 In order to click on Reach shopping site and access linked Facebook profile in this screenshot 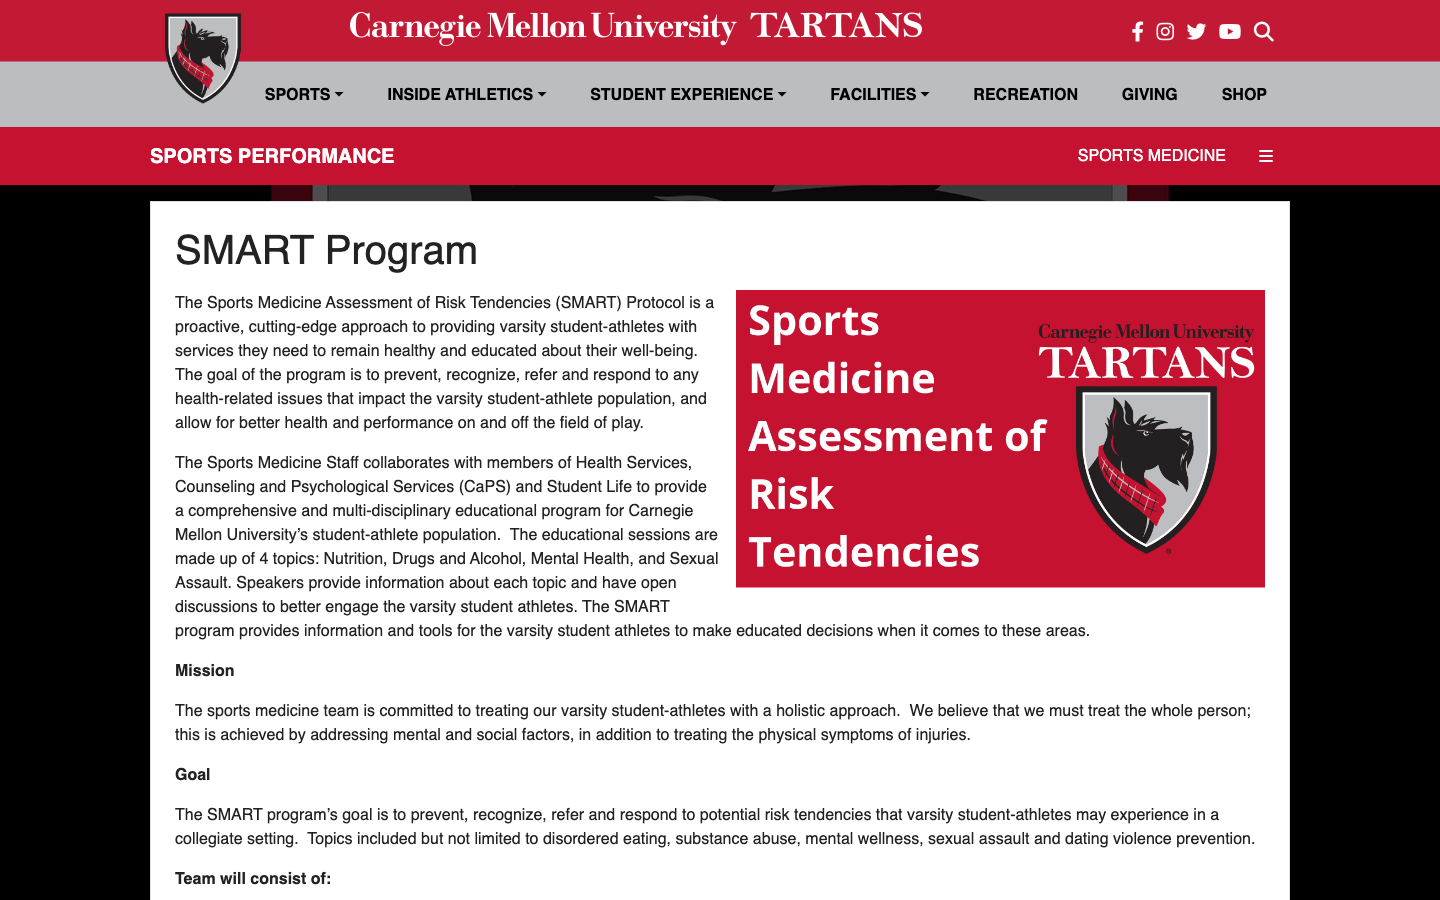, I will do `click(1243, 93)`.